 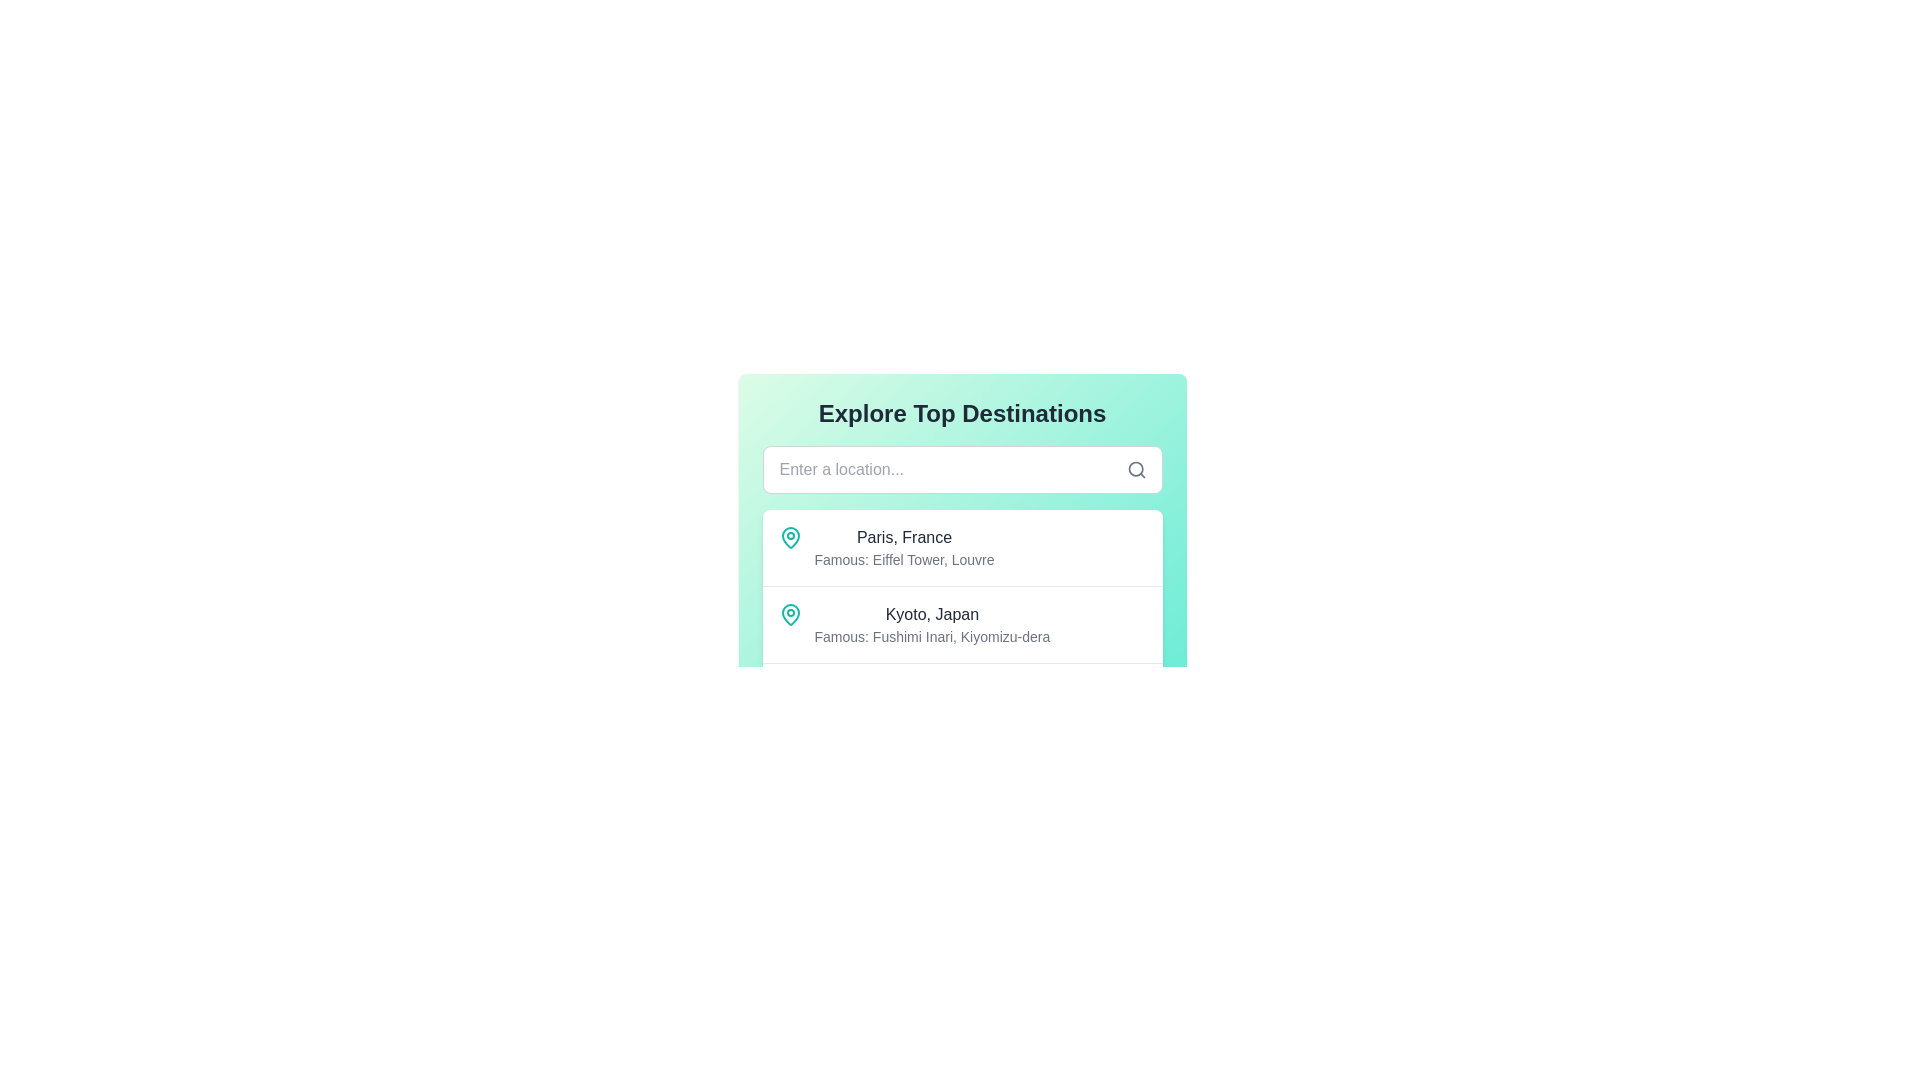 What do you see at coordinates (931, 623) in the screenshot?
I see `information displayed in the text block showing 'Kyoto, Japan' and its famous landmarks below it` at bounding box center [931, 623].